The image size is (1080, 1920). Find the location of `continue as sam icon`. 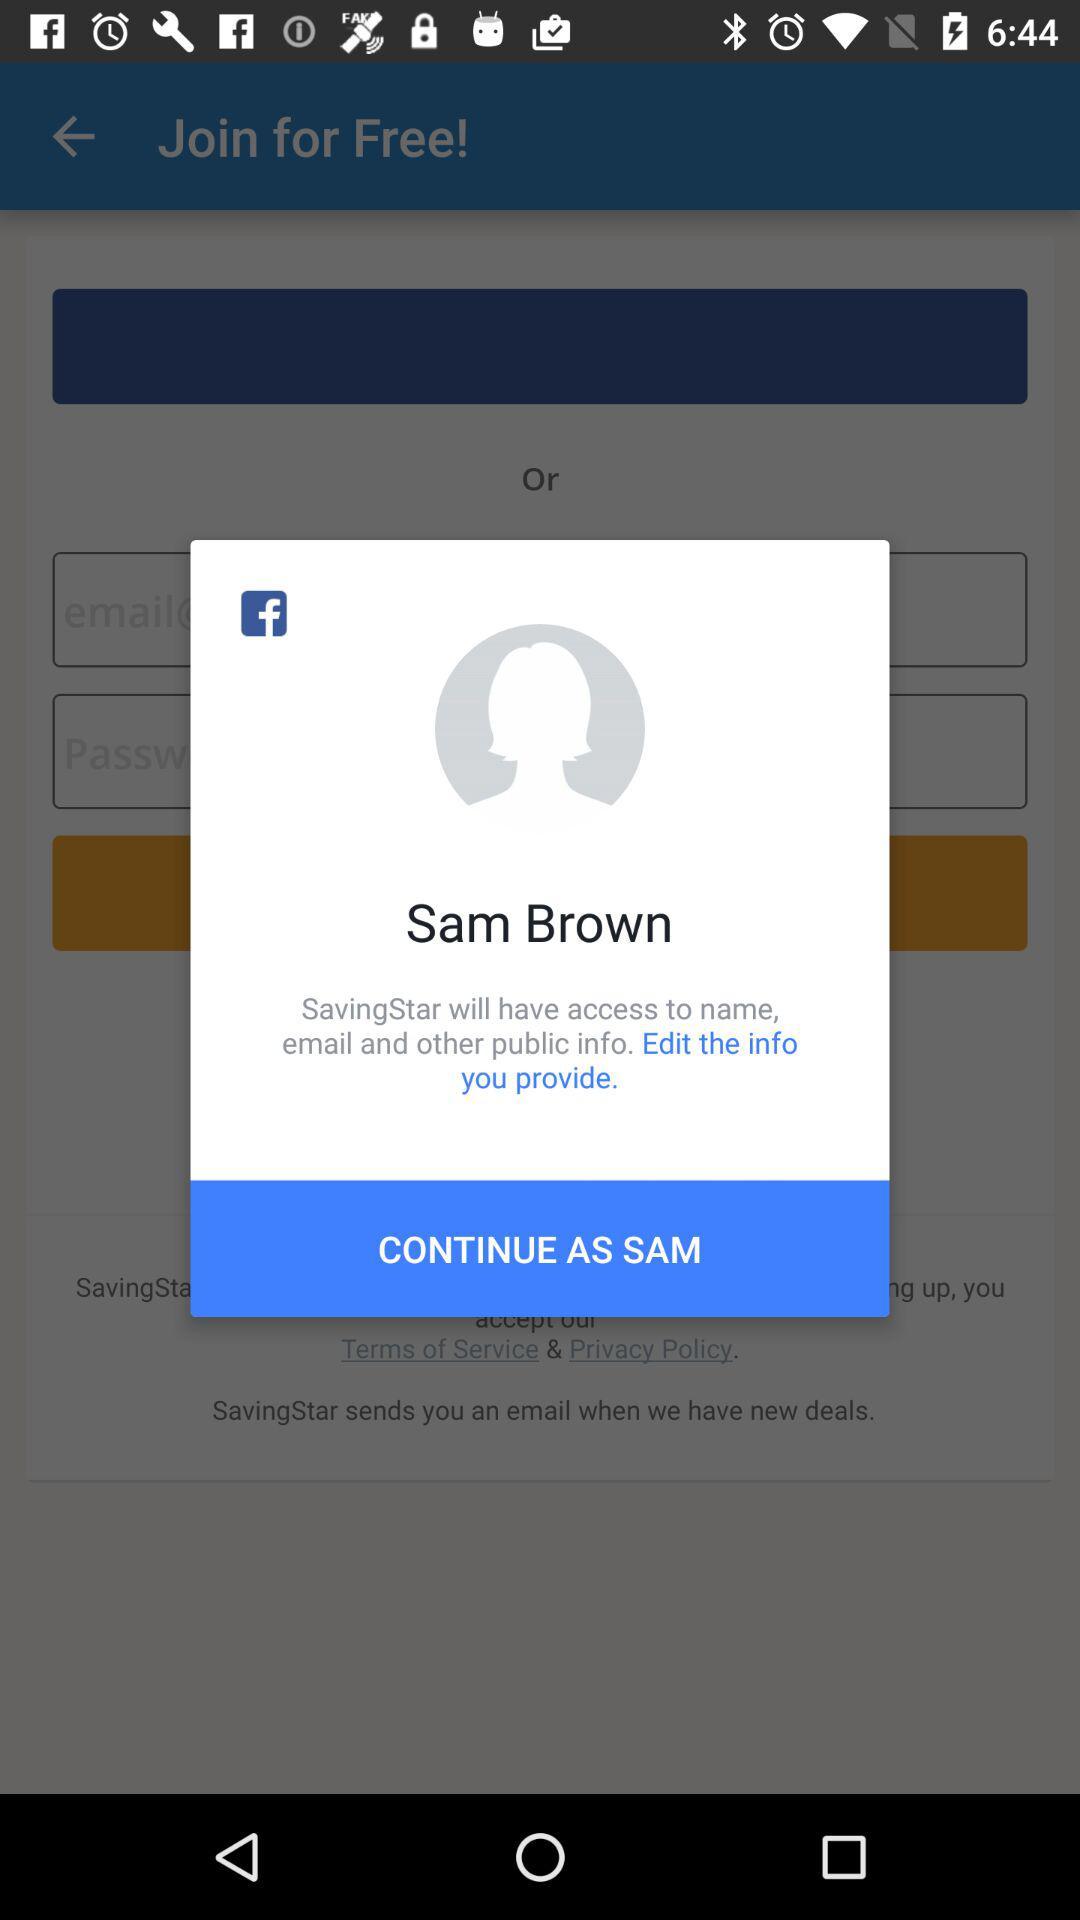

continue as sam icon is located at coordinates (540, 1247).